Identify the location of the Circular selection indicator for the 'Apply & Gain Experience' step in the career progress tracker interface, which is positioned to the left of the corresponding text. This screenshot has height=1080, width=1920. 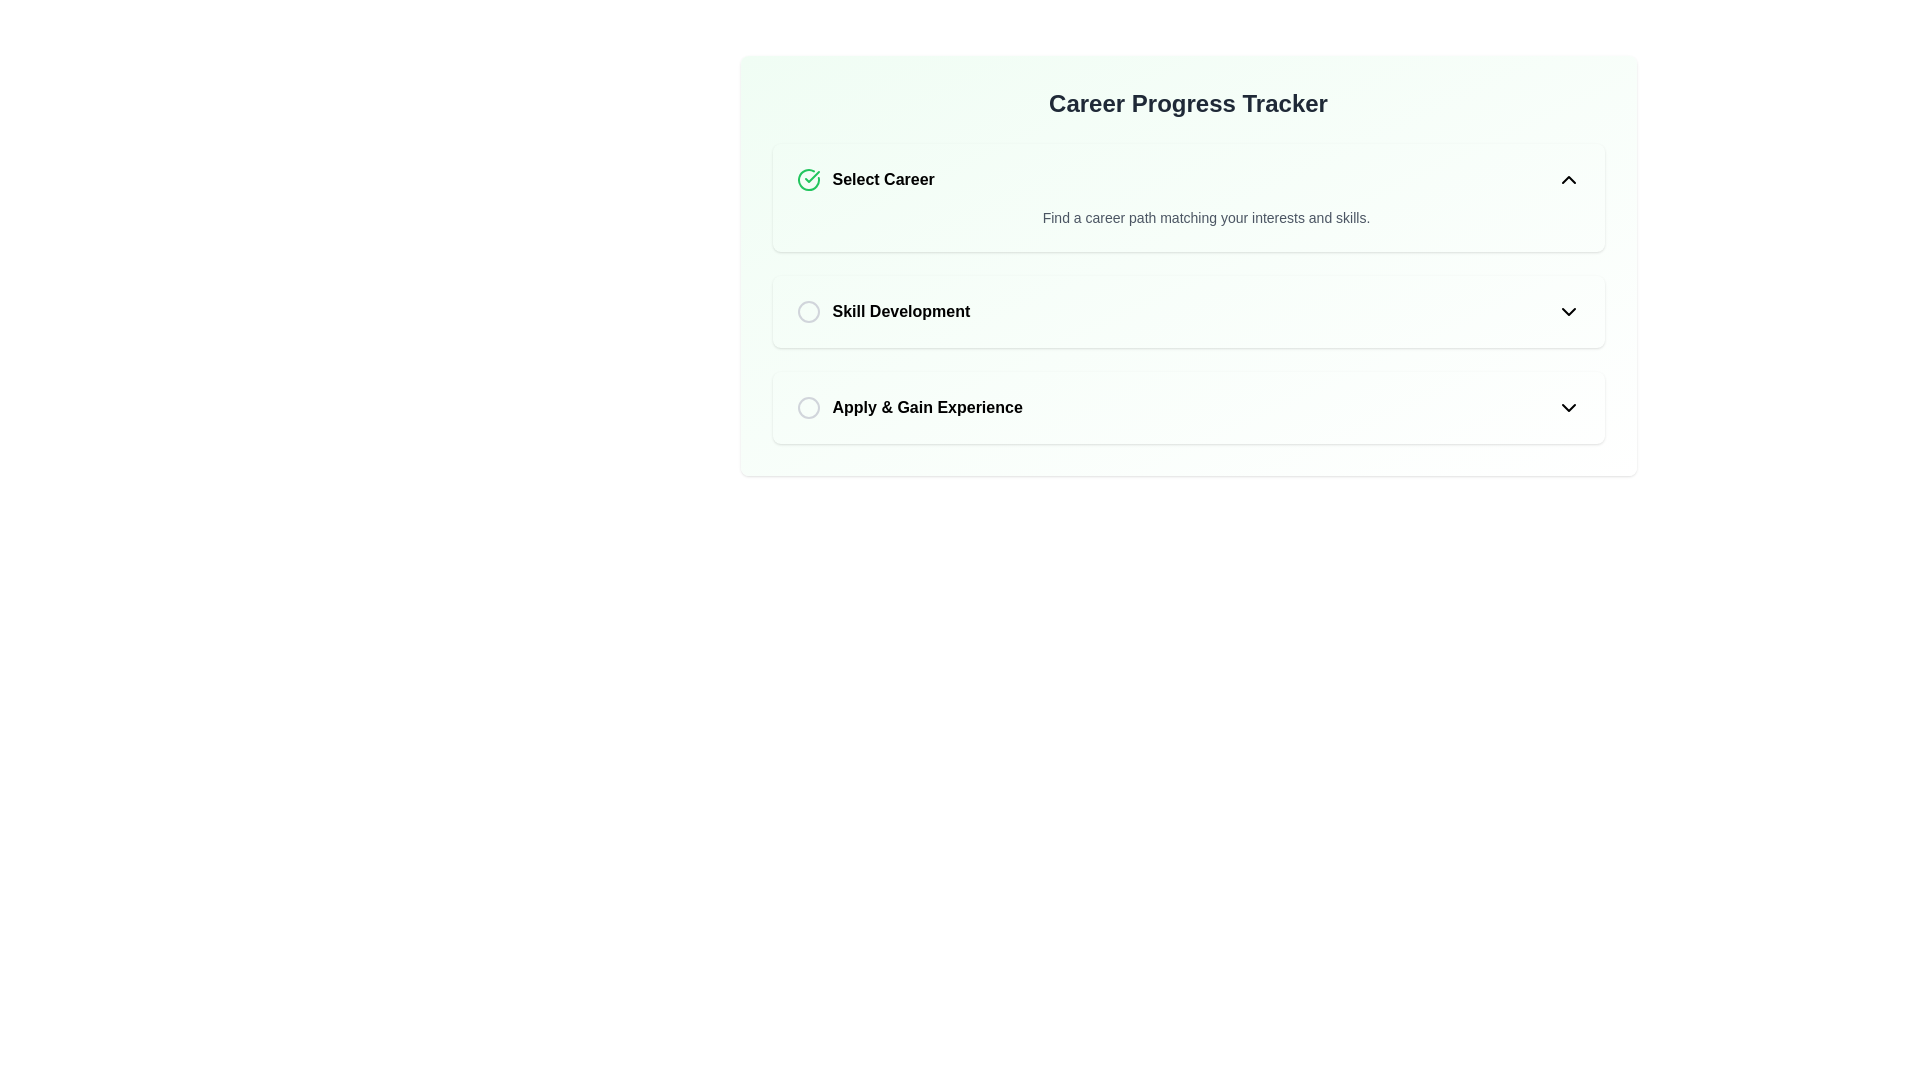
(808, 407).